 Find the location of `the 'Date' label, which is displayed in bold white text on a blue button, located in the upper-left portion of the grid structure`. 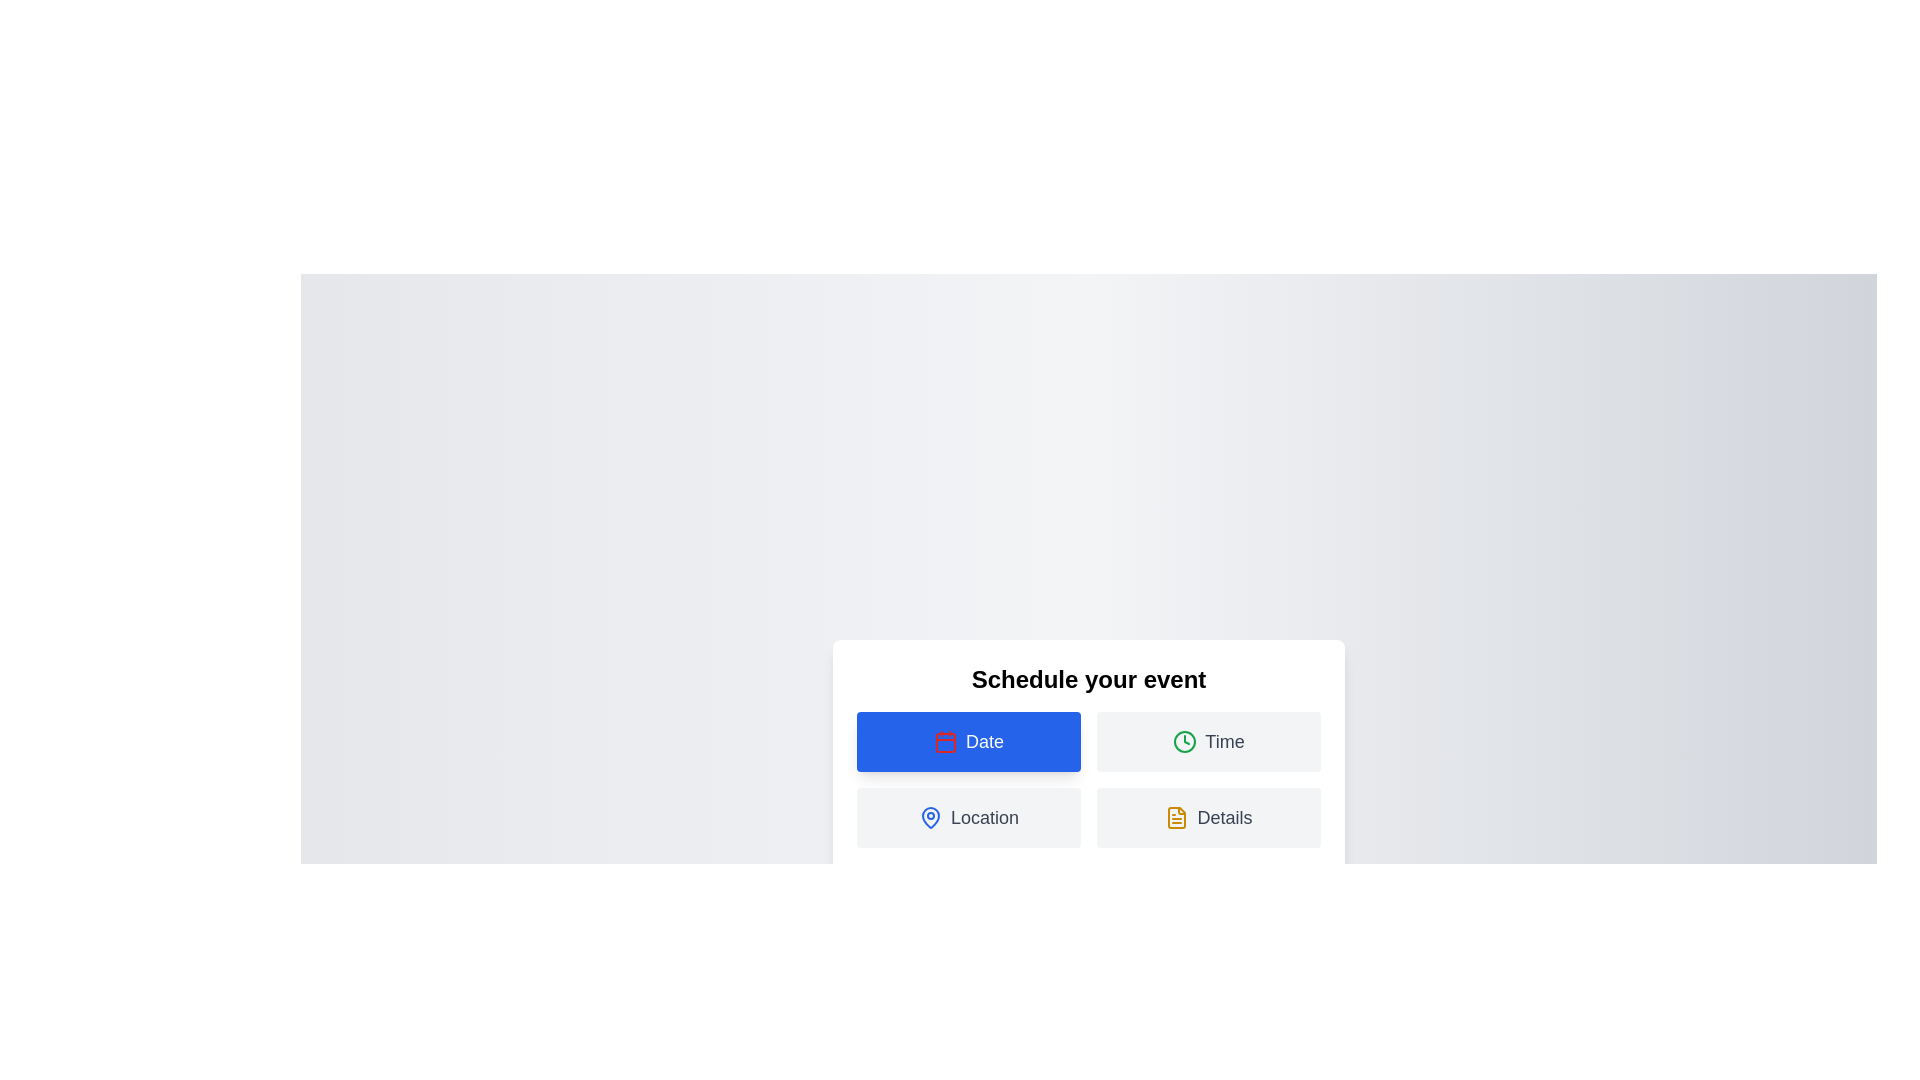

the 'Date' label, which is displayed in bold white text on a blue button, located in the upper-left portion of the grid structure is located at coordinates (984, 741).